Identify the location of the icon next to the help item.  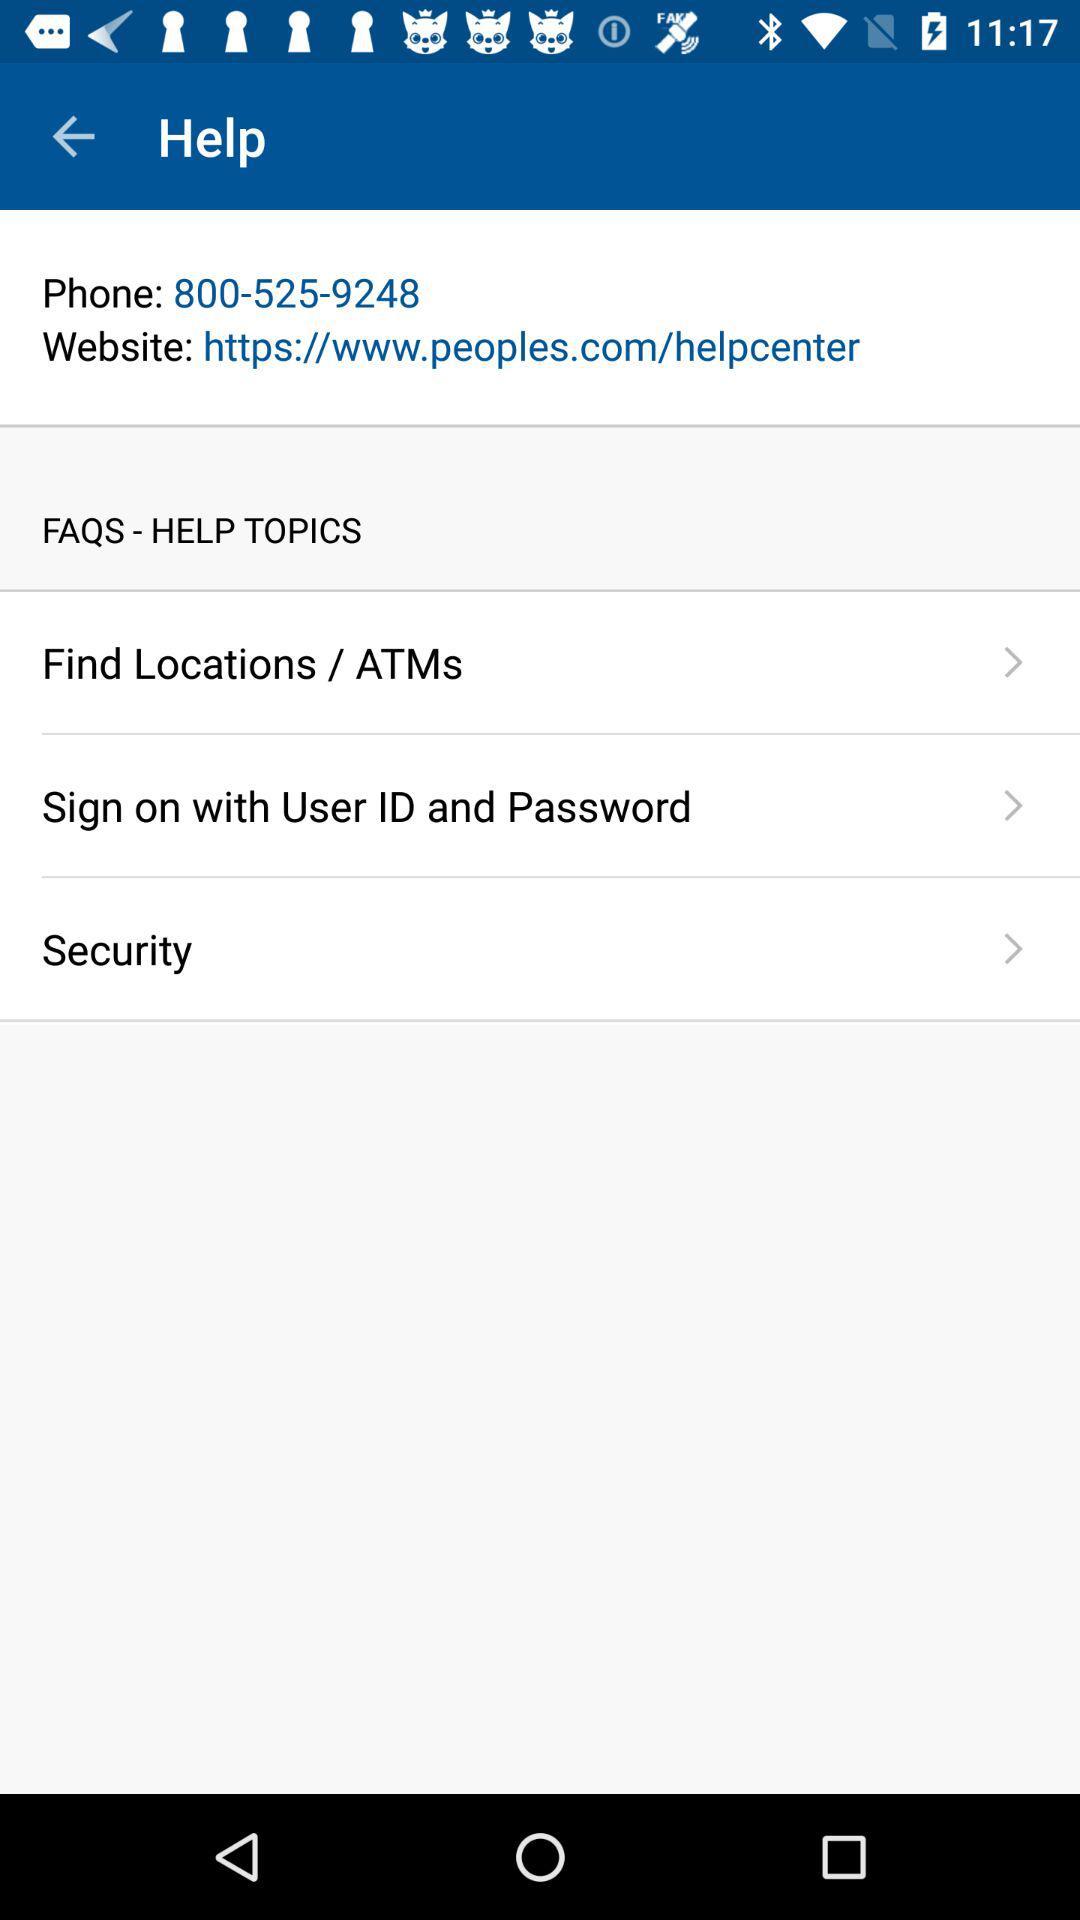
(72, 135).